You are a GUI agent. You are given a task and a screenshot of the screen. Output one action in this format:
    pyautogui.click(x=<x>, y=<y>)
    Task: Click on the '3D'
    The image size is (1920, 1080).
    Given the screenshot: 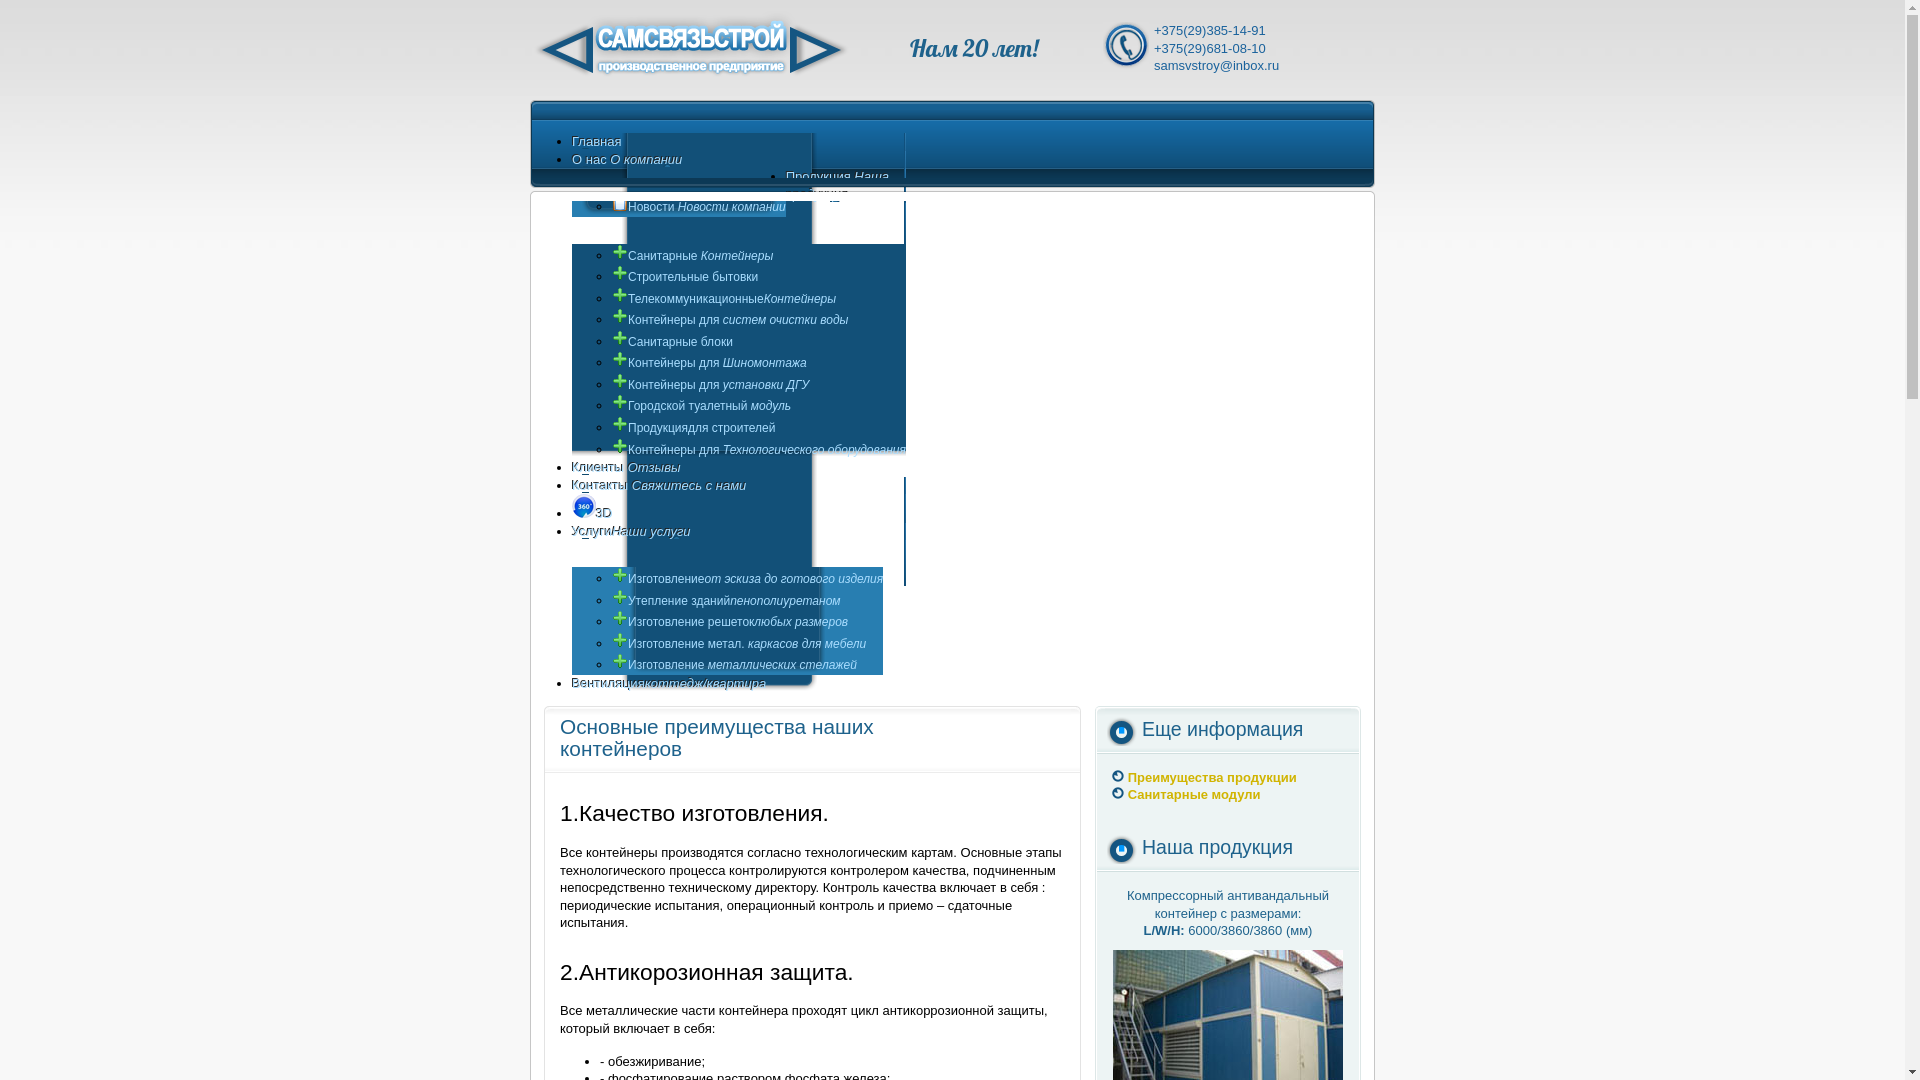 What is the action you would take?
    pyautogui.click(x=591, y=512)
    